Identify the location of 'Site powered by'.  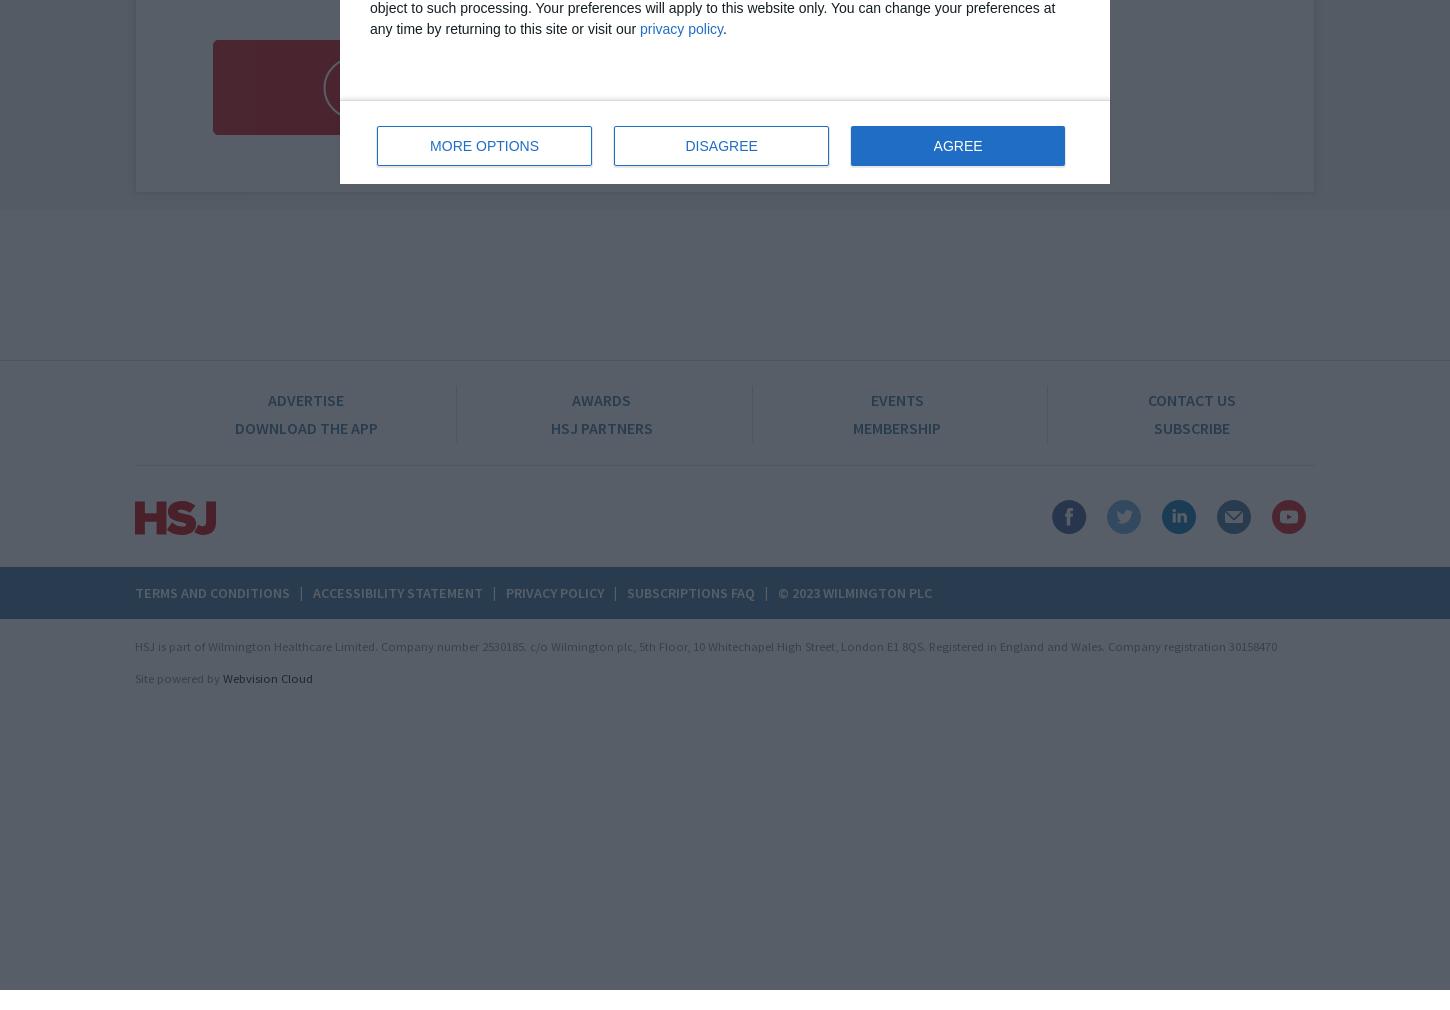
(177, 677).